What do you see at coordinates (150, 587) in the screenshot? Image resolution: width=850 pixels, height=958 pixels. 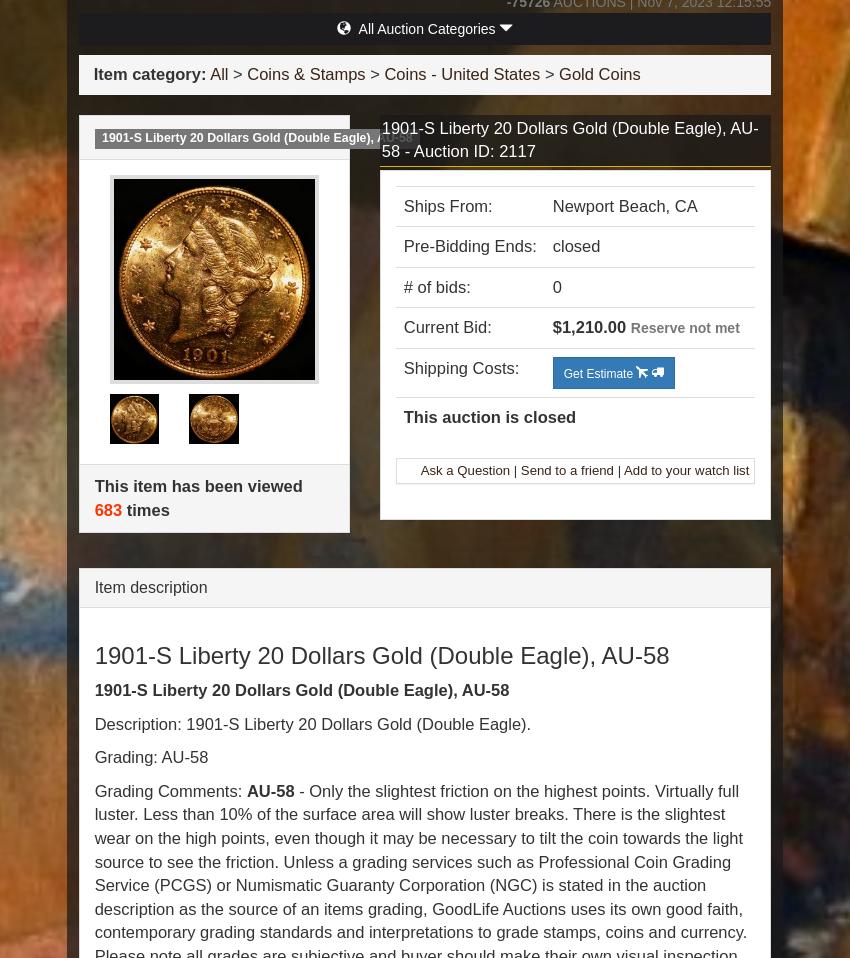 I see `'Item description'` at bounding box center [150, 587].